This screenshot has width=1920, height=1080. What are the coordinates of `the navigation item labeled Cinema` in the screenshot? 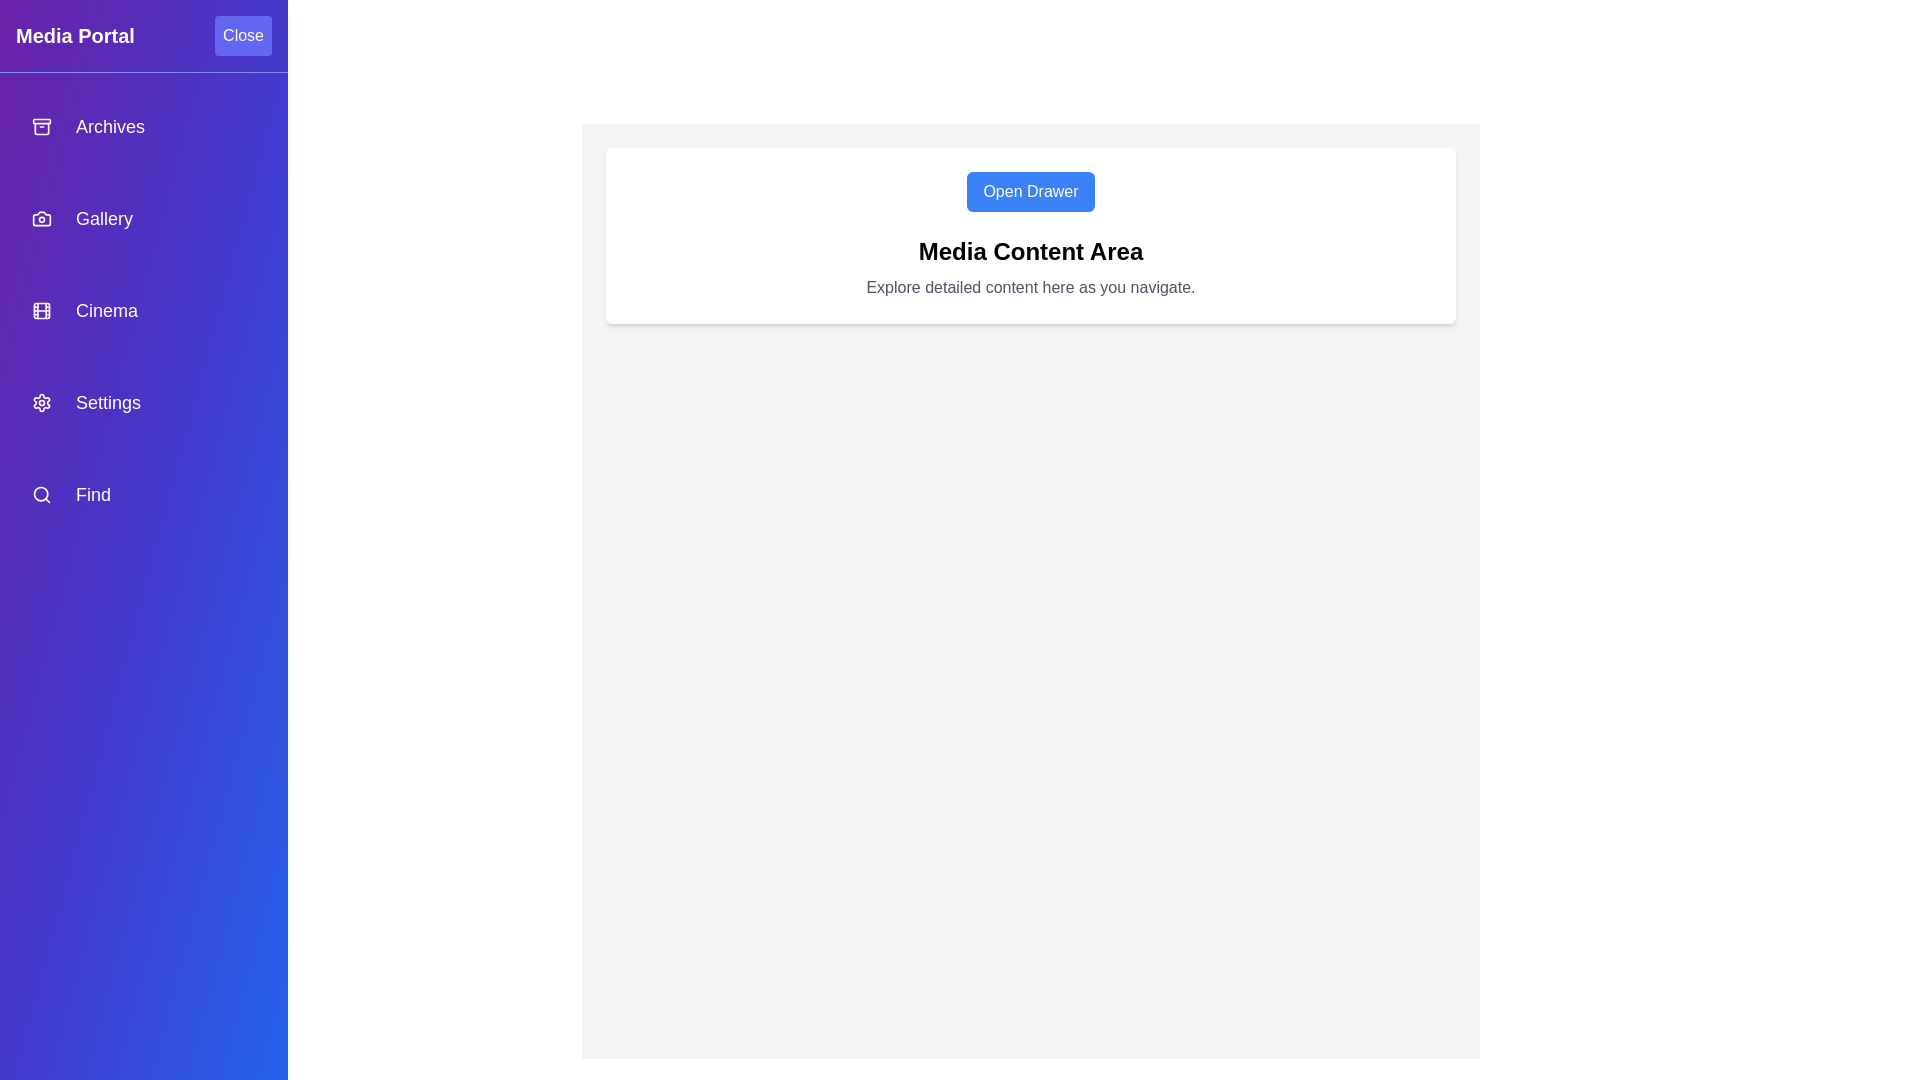 It's located at (143, 311).